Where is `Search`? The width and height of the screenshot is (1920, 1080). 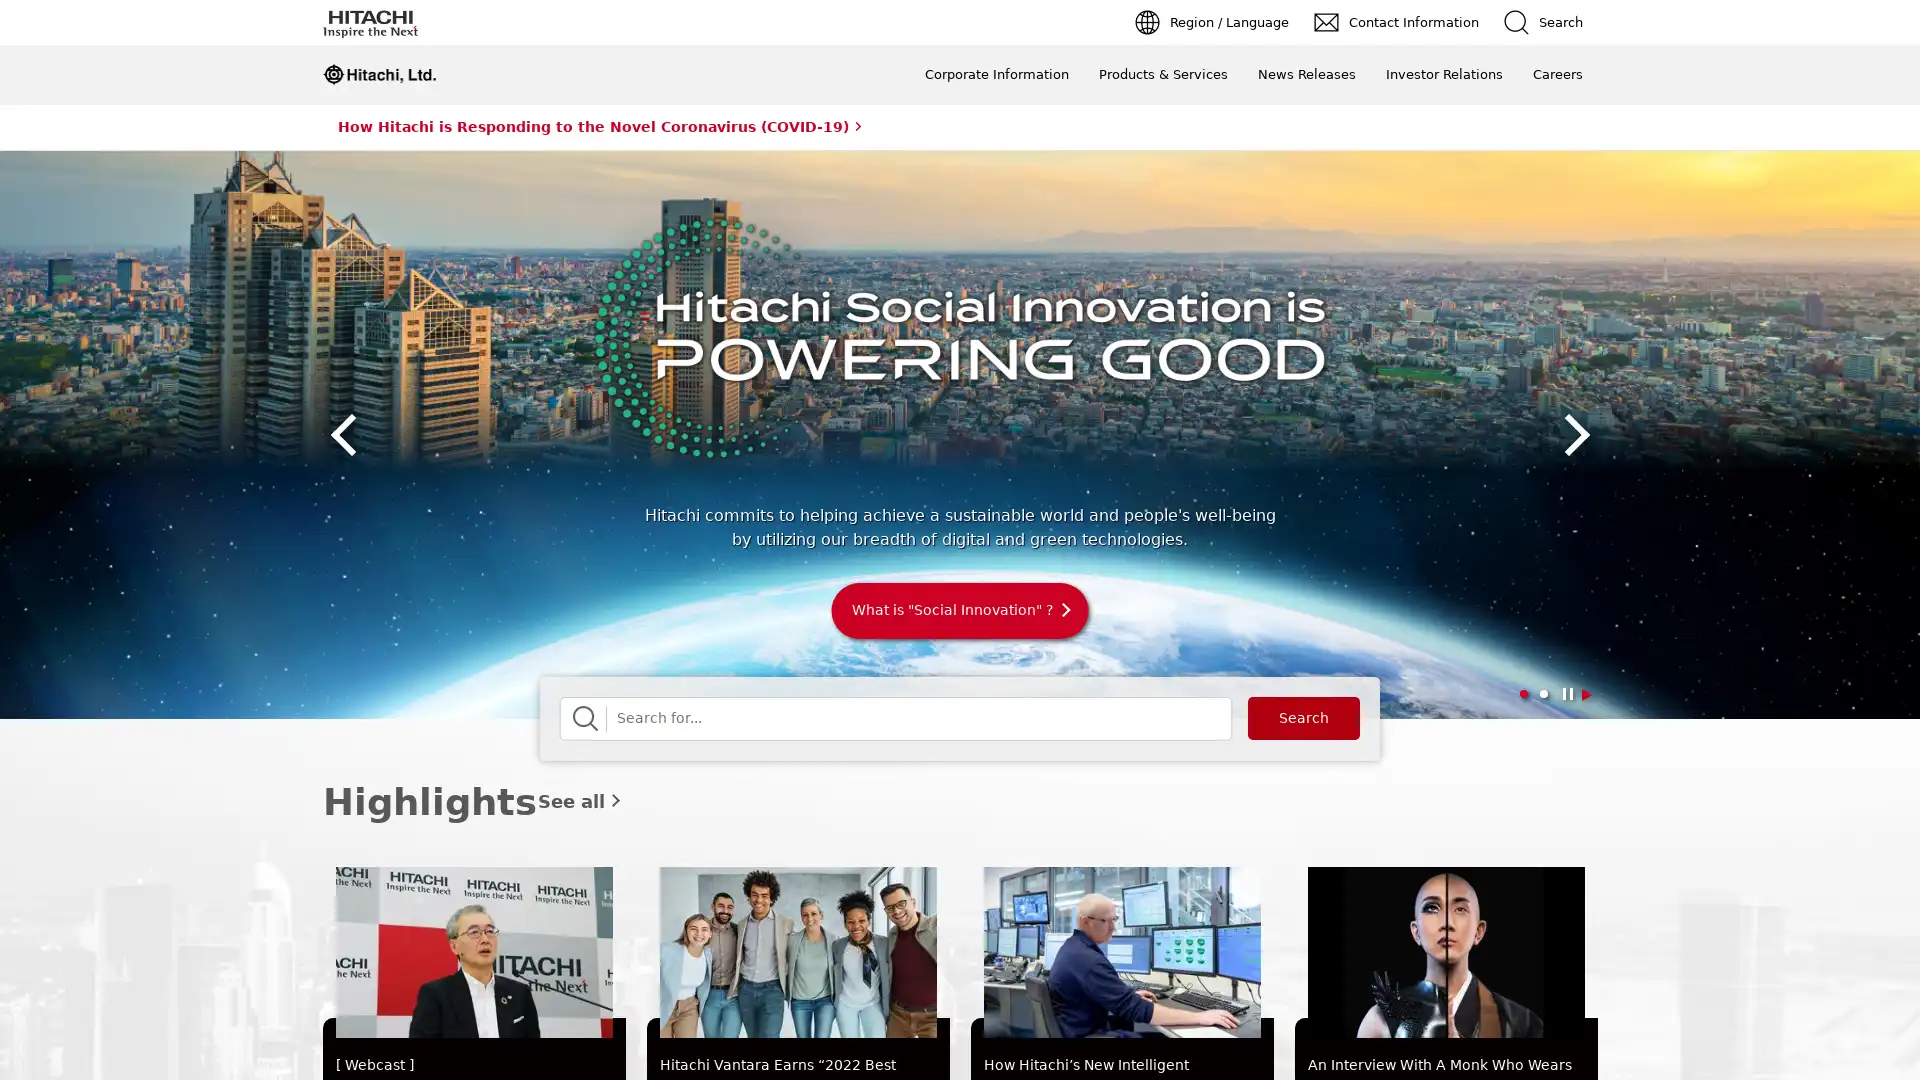
Search is located at coordinates (584, 717).